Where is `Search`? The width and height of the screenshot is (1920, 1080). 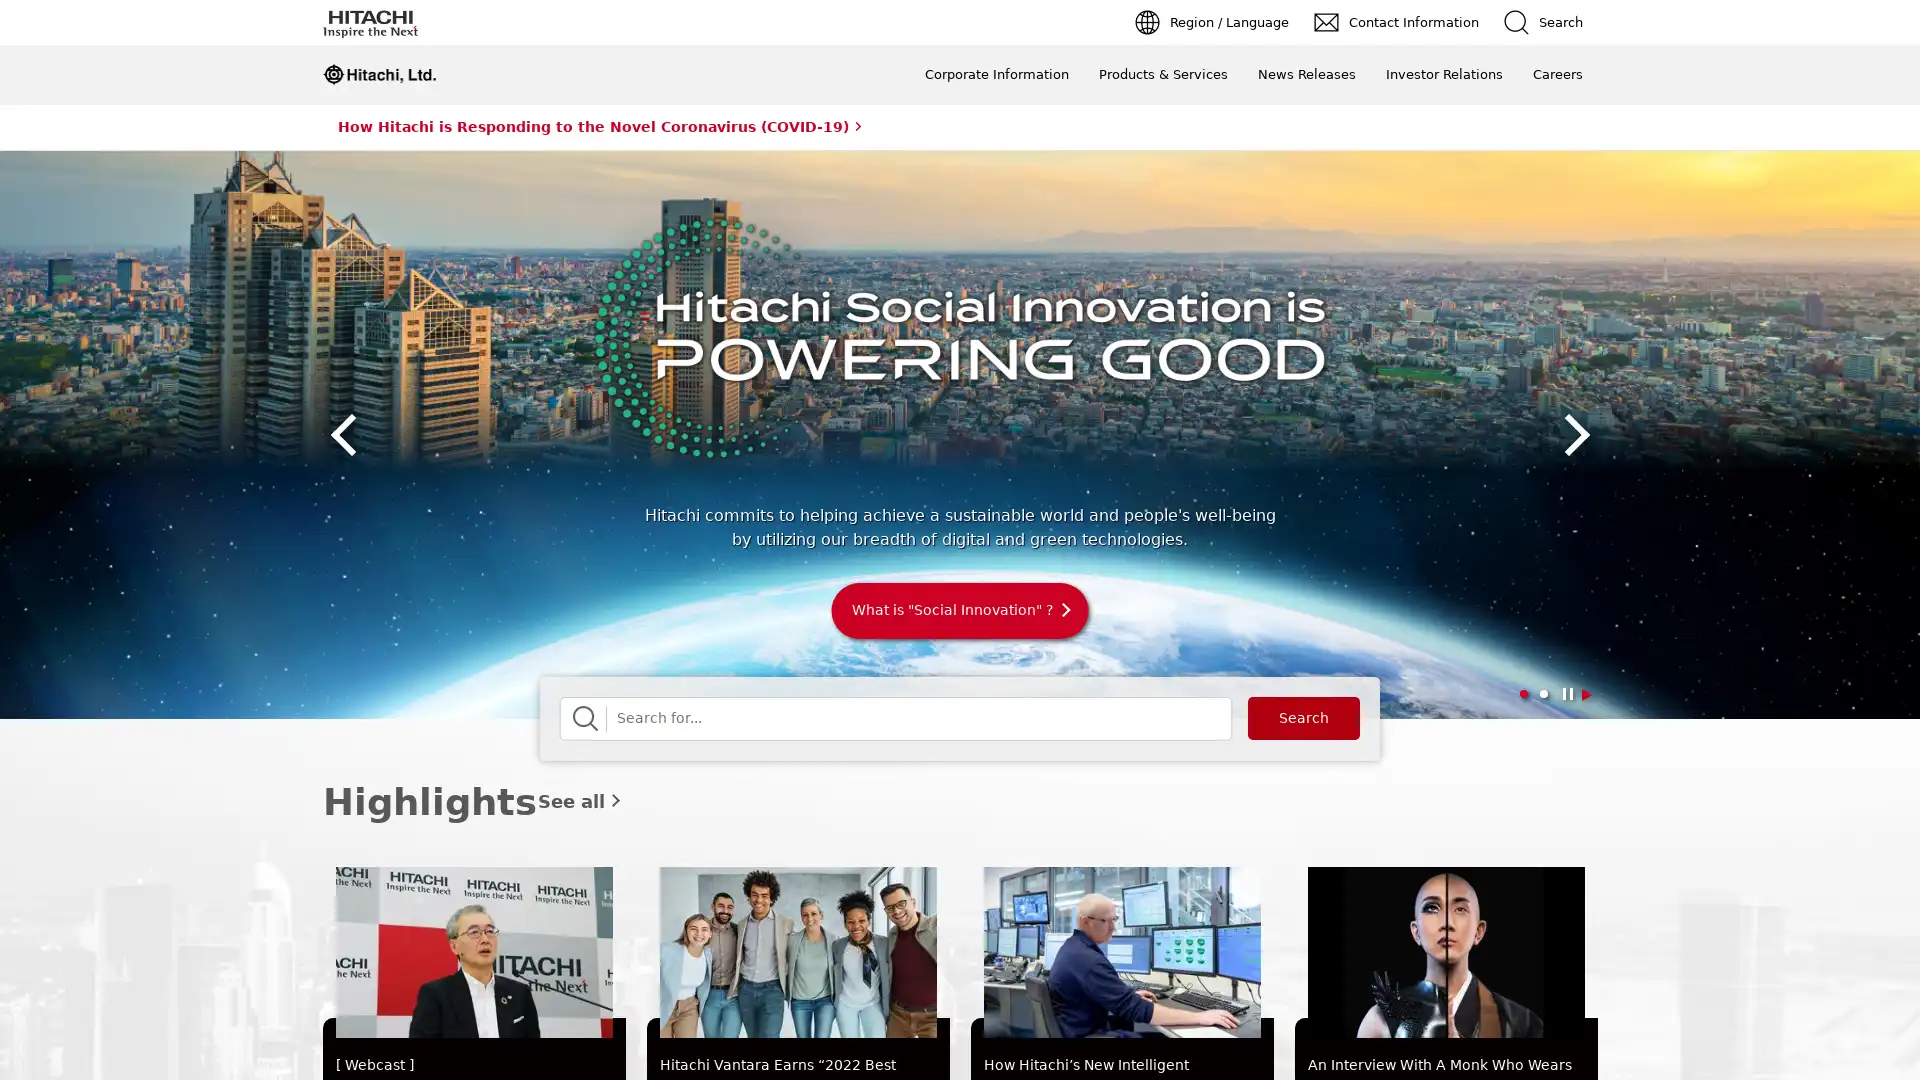
Search is located at coordinates (584, 717).